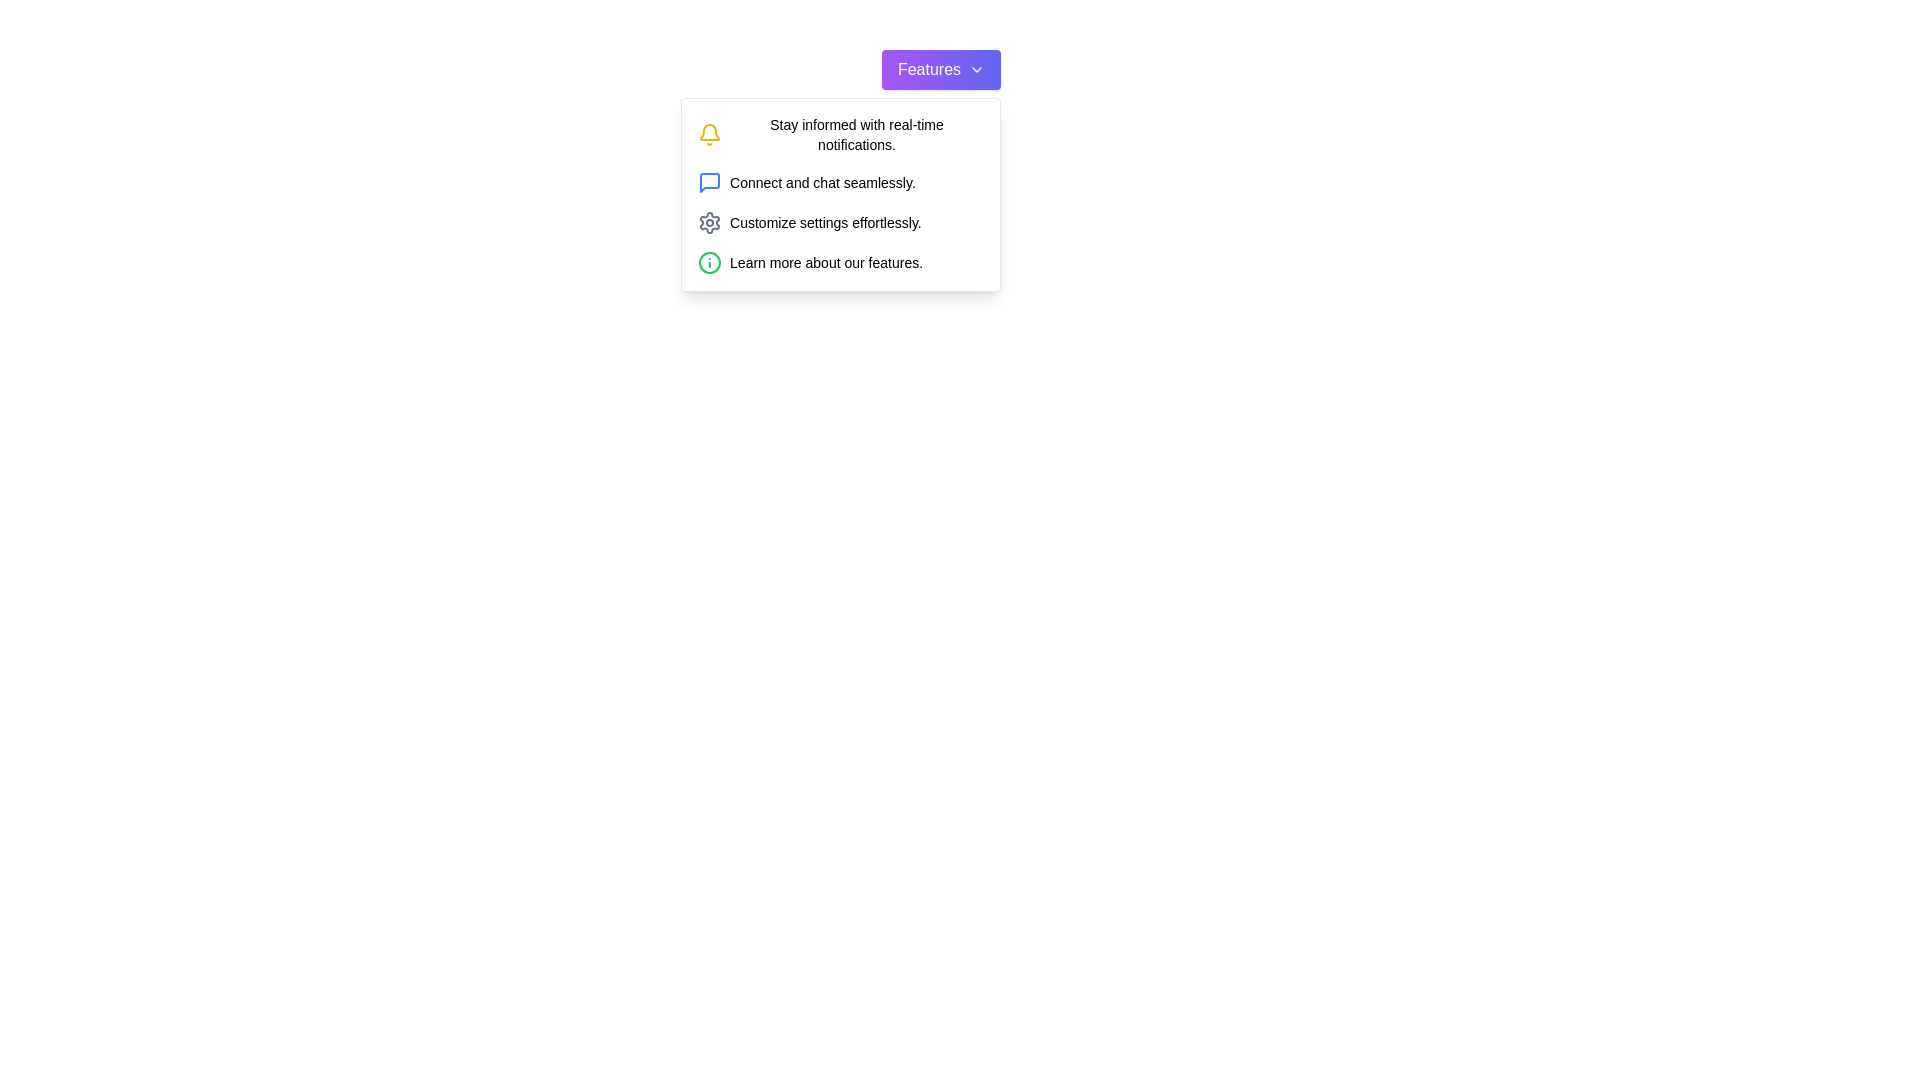 This screenshot has width=1920, height=1080. What do you see at coordinates (841, 182) in the screenshot?
I see `the 'Text with Icon' element that conveys features or information related to seamless chat connectivity, located below 'Stay informed with real-time notifications'` at bounding box center [841, 182].